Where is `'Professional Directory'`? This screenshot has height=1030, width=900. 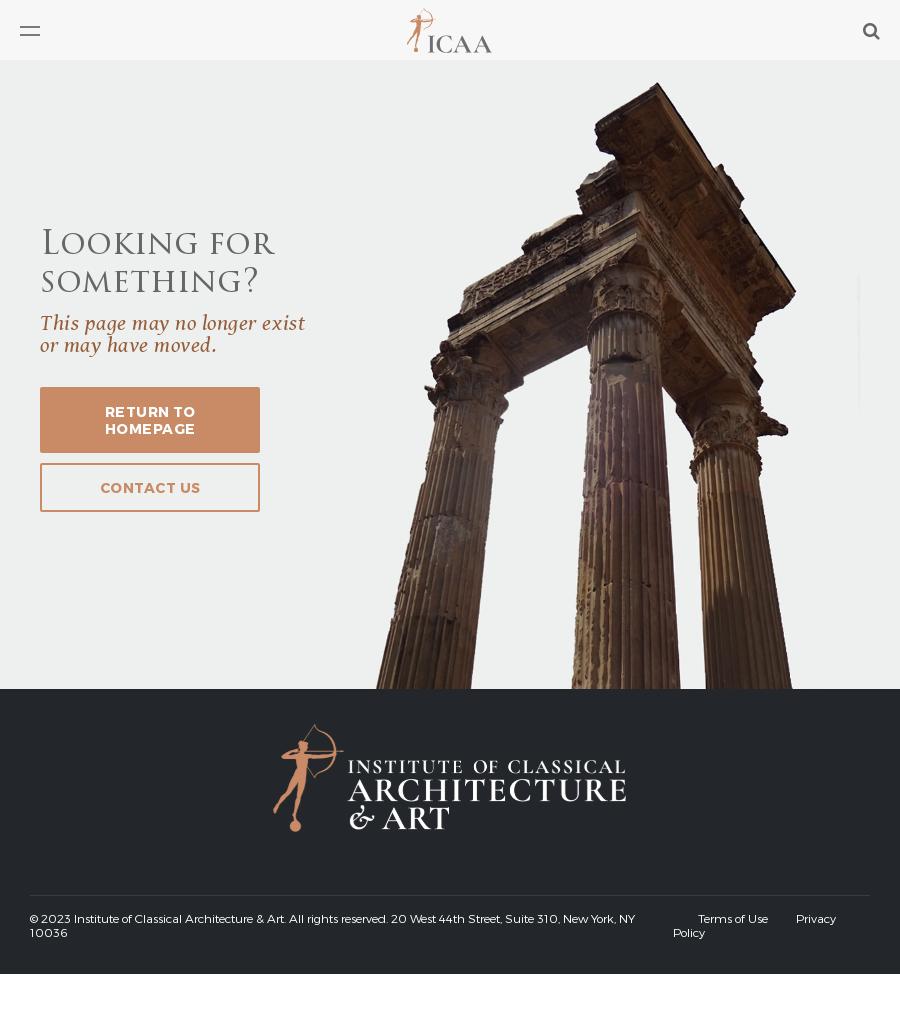 'Professional Directory' is located at coordinates (91, 524).